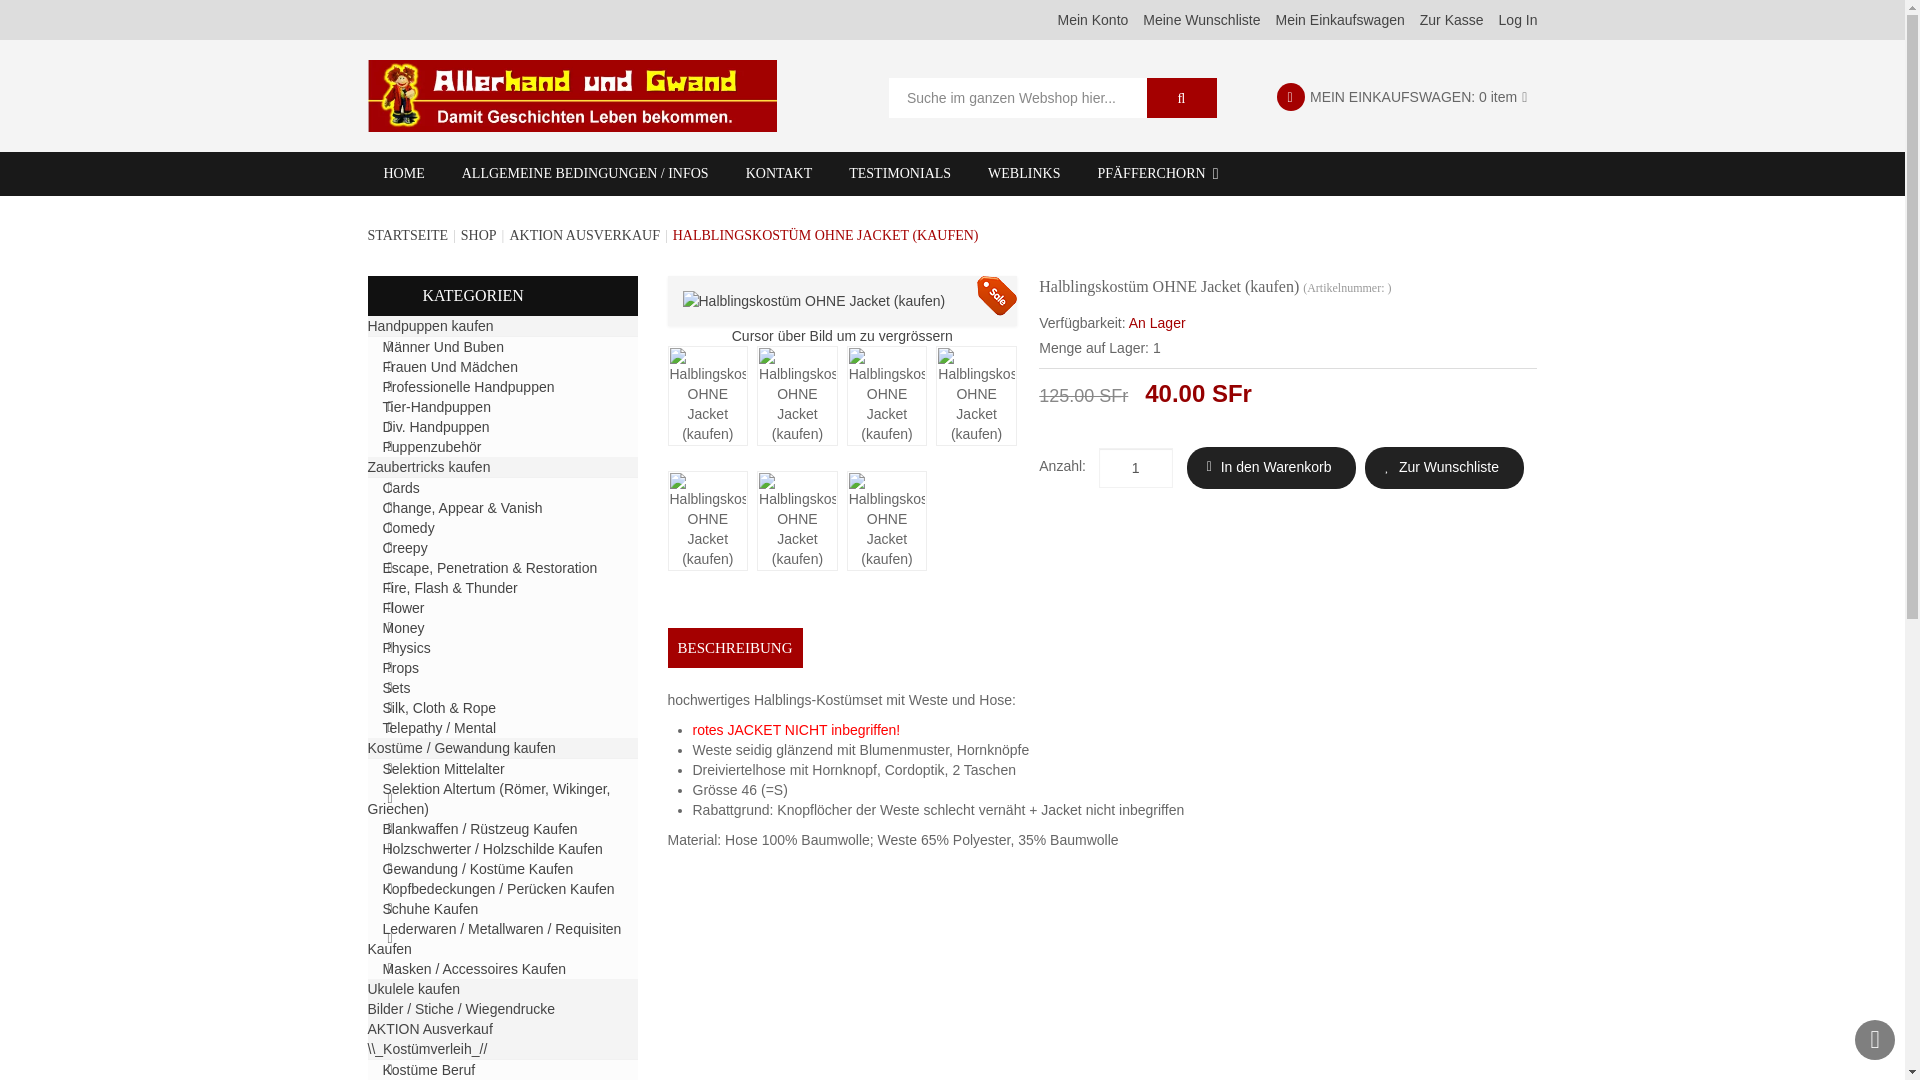 The height and width of the screenshot is (1080, 1920). What do you see at coordinates (382, 648) in the screenshot?
I see `'Physics'` at bounding box center [382, 648].